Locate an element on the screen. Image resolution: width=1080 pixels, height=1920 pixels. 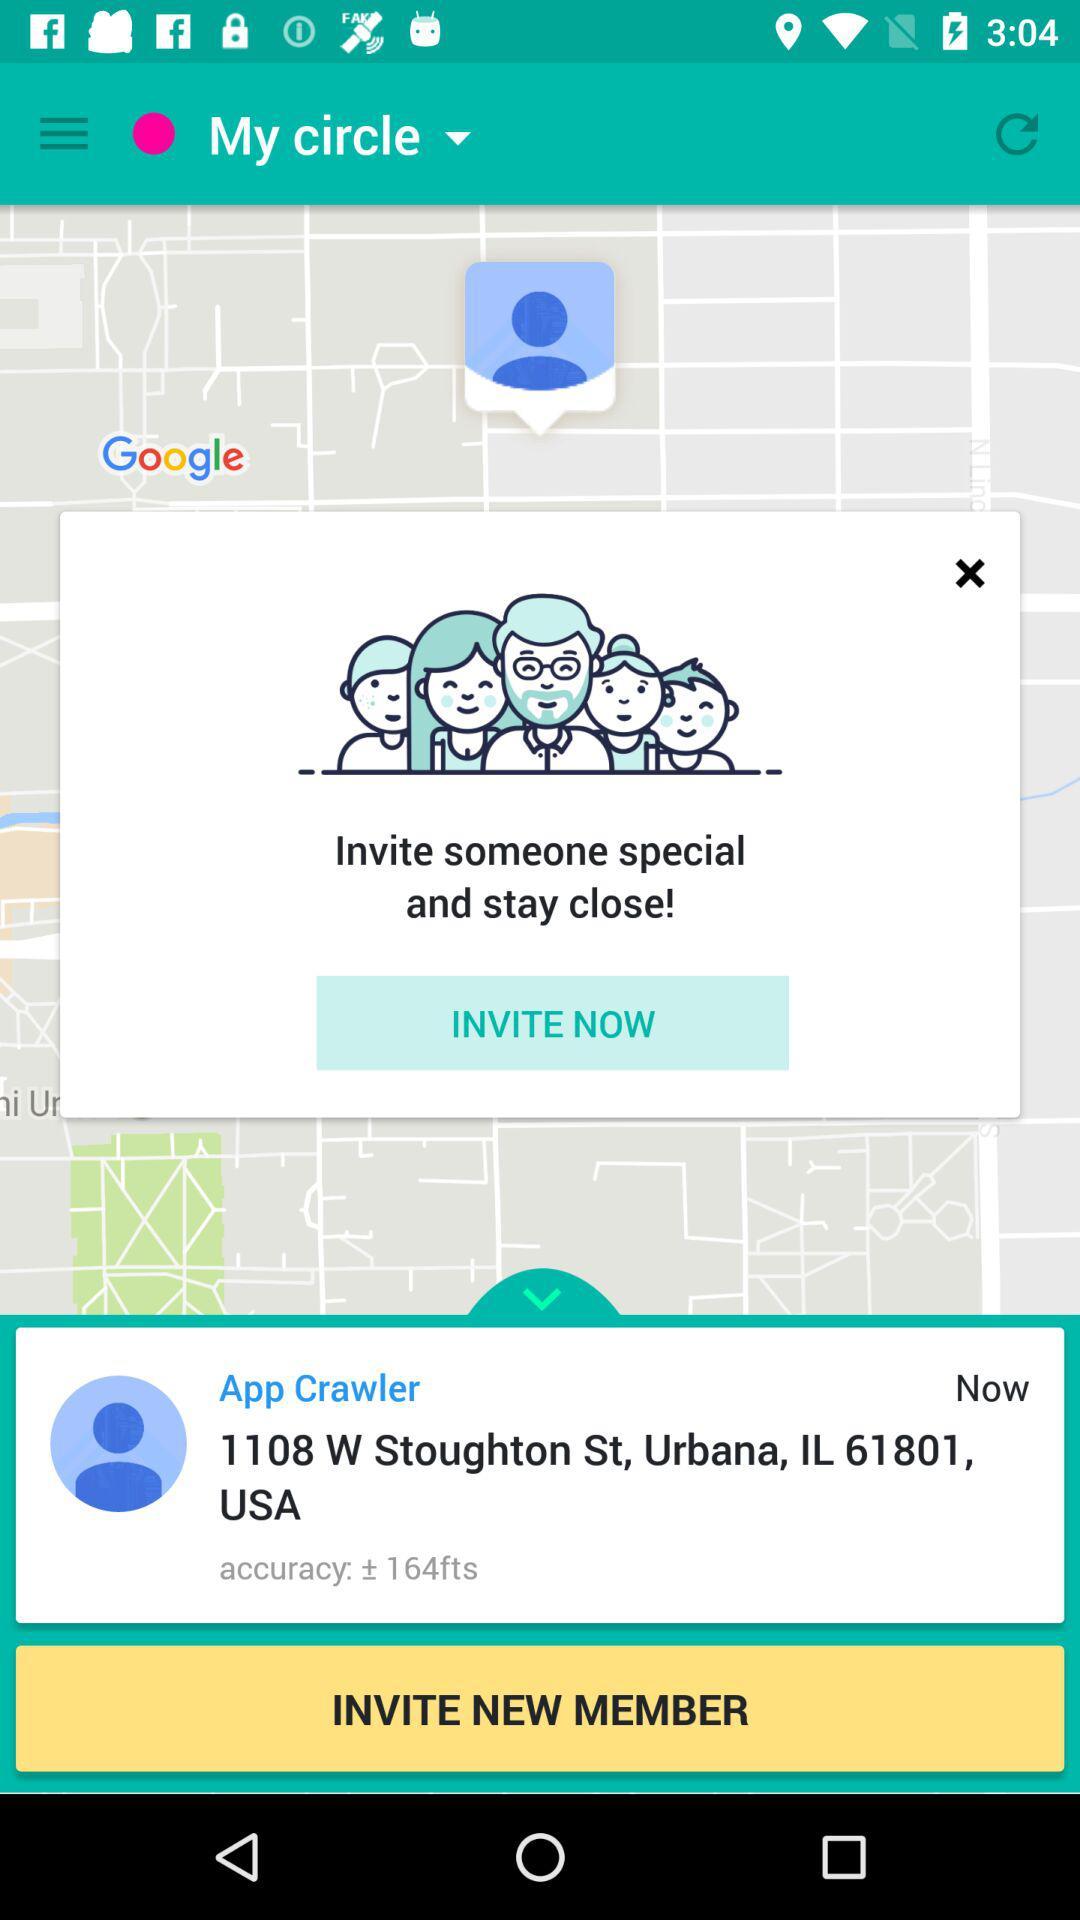
icon below invite someone special is located at coordinates (552, 1022).